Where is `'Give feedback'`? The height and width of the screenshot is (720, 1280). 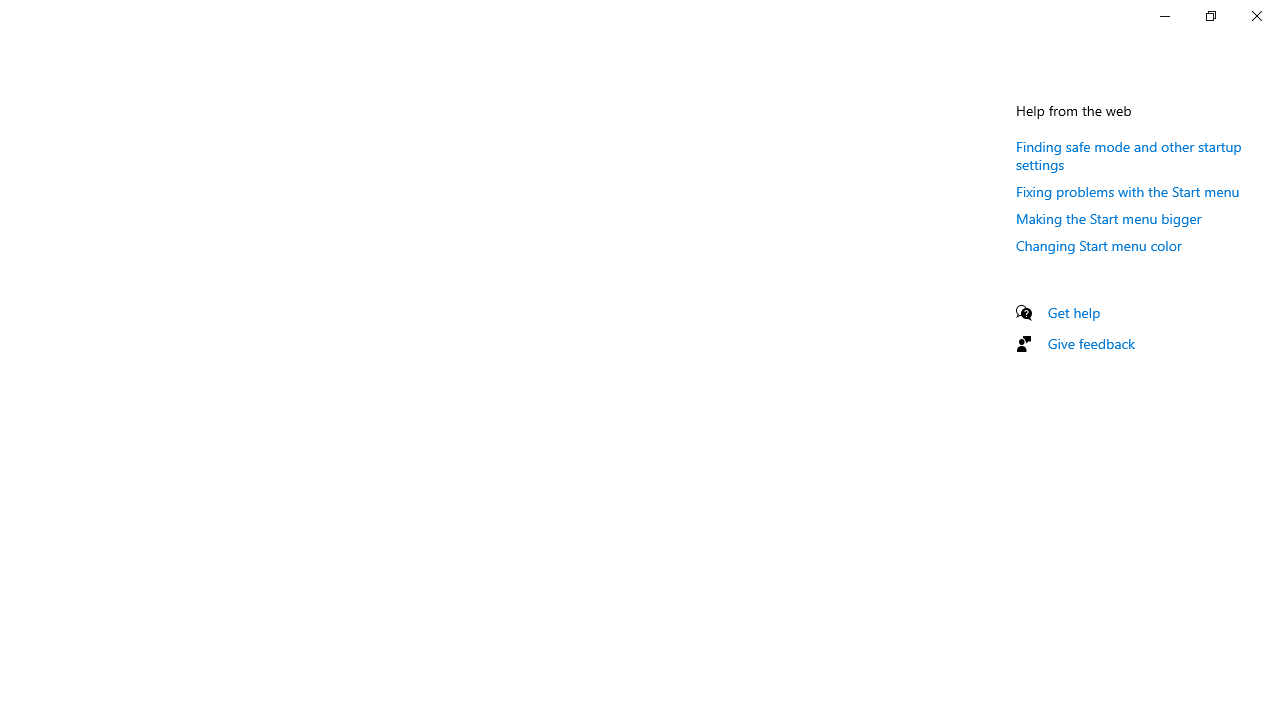 'Give feedback' is located at coordinates (1090, 342).